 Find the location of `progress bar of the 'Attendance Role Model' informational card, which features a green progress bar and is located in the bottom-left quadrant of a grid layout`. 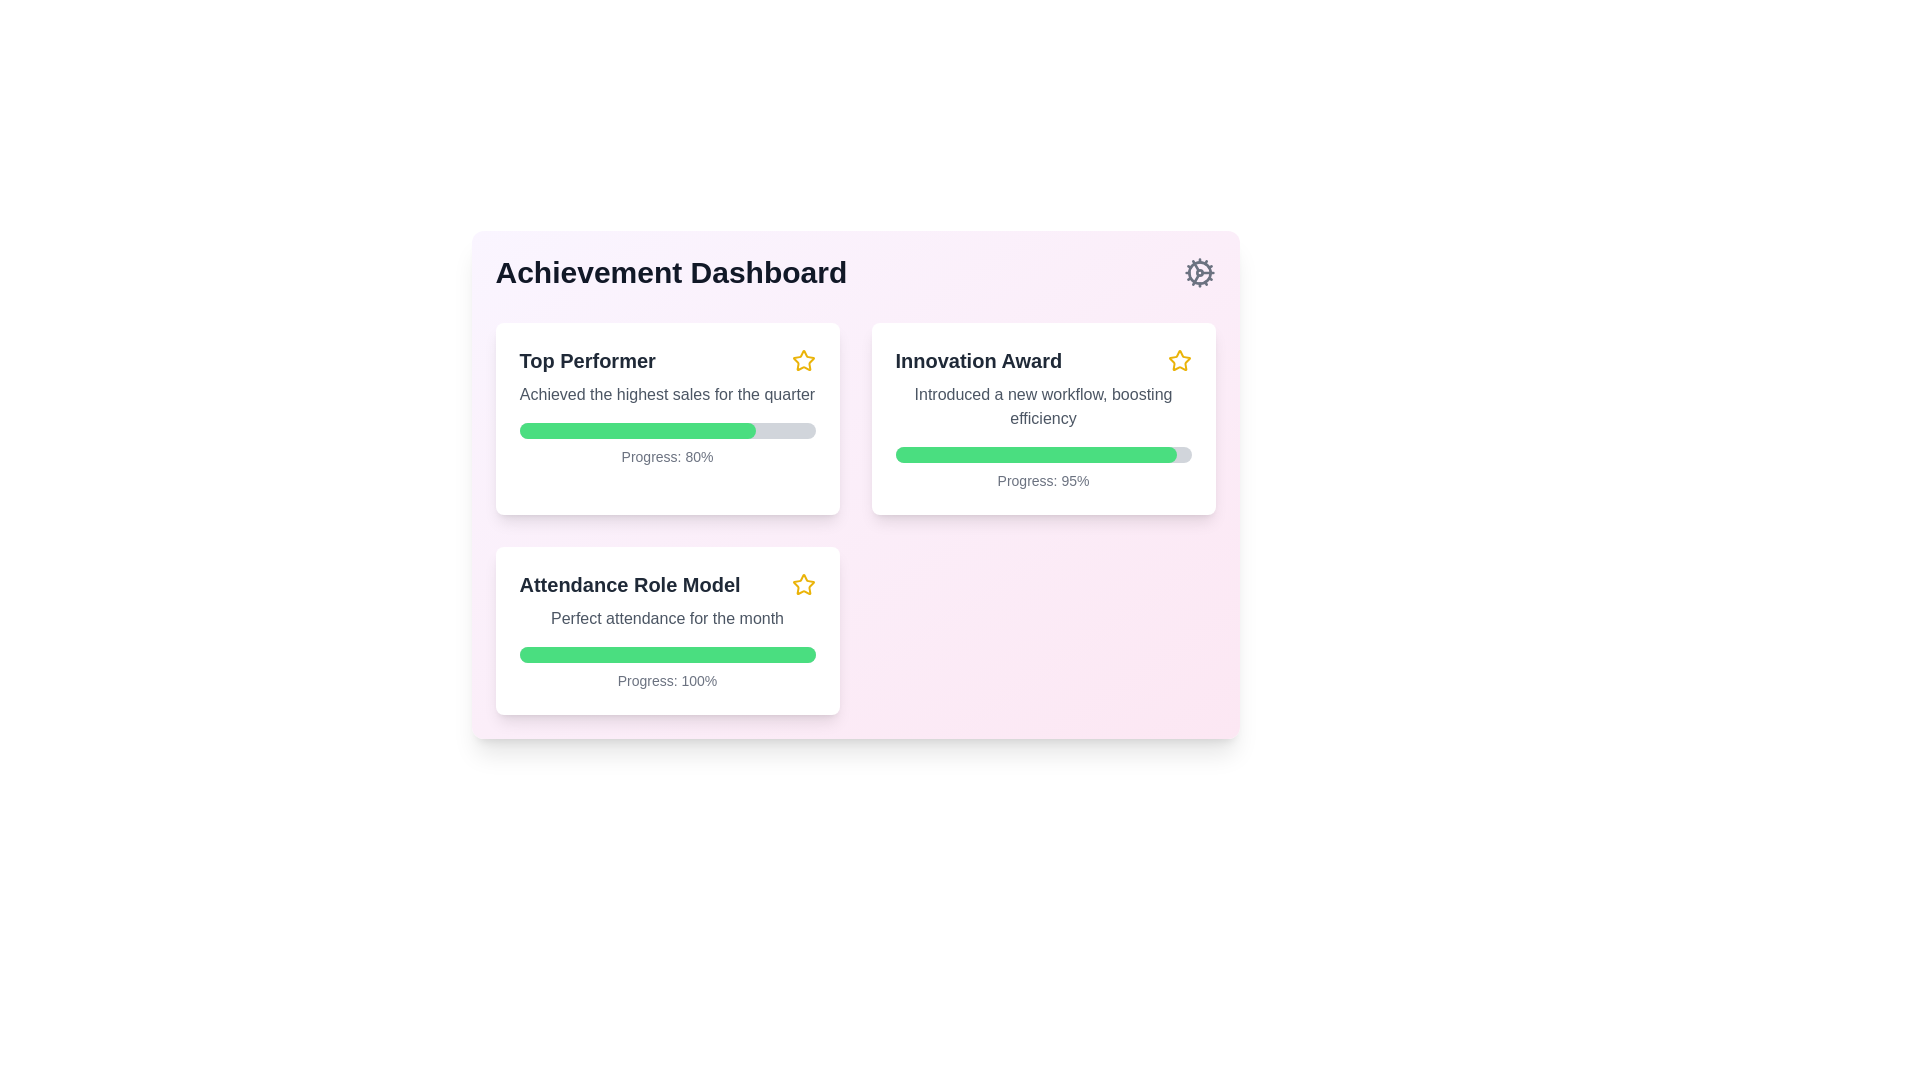

progress bar of the 'Attendance Role Model' informational card, which features a green progress bar and is located in the bottom-left quadrant of a grid layout is located at coordinates (667, 631).